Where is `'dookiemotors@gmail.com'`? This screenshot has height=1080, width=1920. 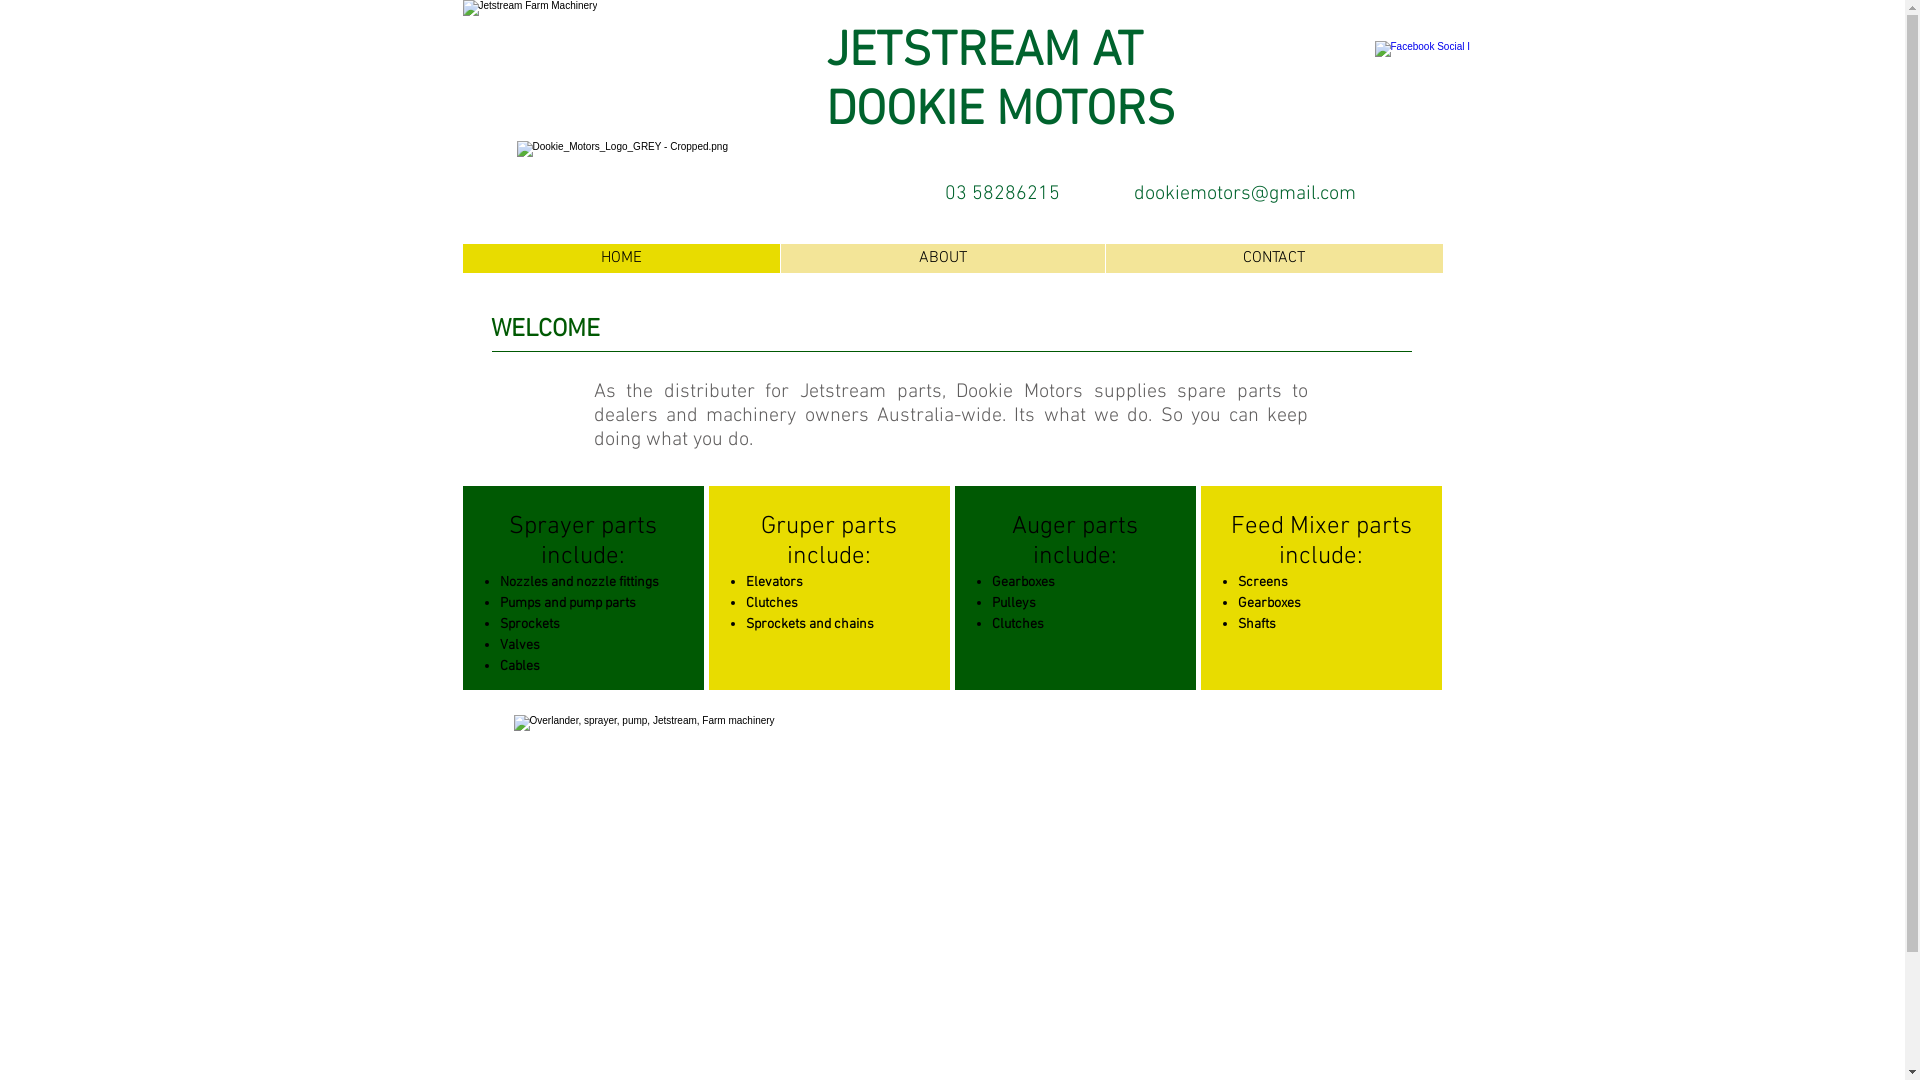
'dookiemotors@gmail.com' is located at coordinates (1243, 193).